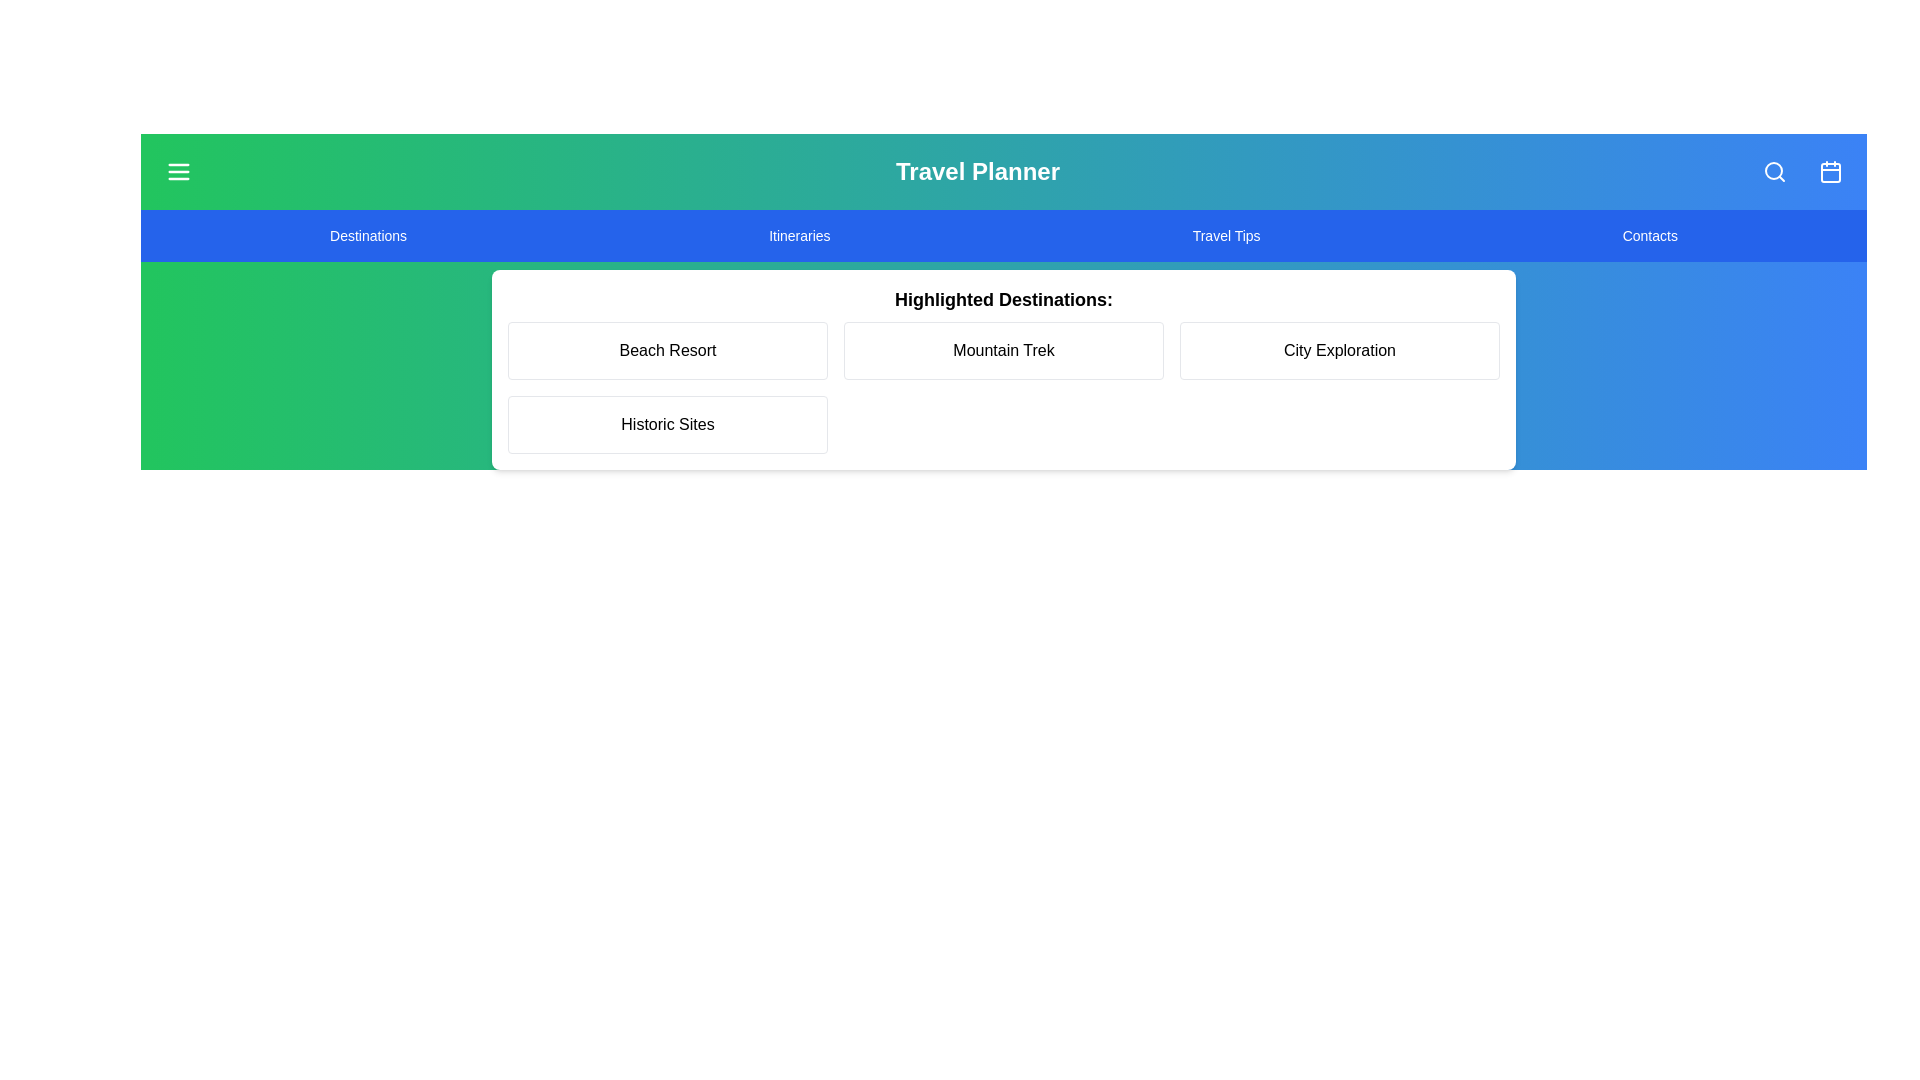 The width and height of the screenshot is (1920, 1080). I want to click on the calendar button to toggle the carousel visibility, so click(1830, 171).